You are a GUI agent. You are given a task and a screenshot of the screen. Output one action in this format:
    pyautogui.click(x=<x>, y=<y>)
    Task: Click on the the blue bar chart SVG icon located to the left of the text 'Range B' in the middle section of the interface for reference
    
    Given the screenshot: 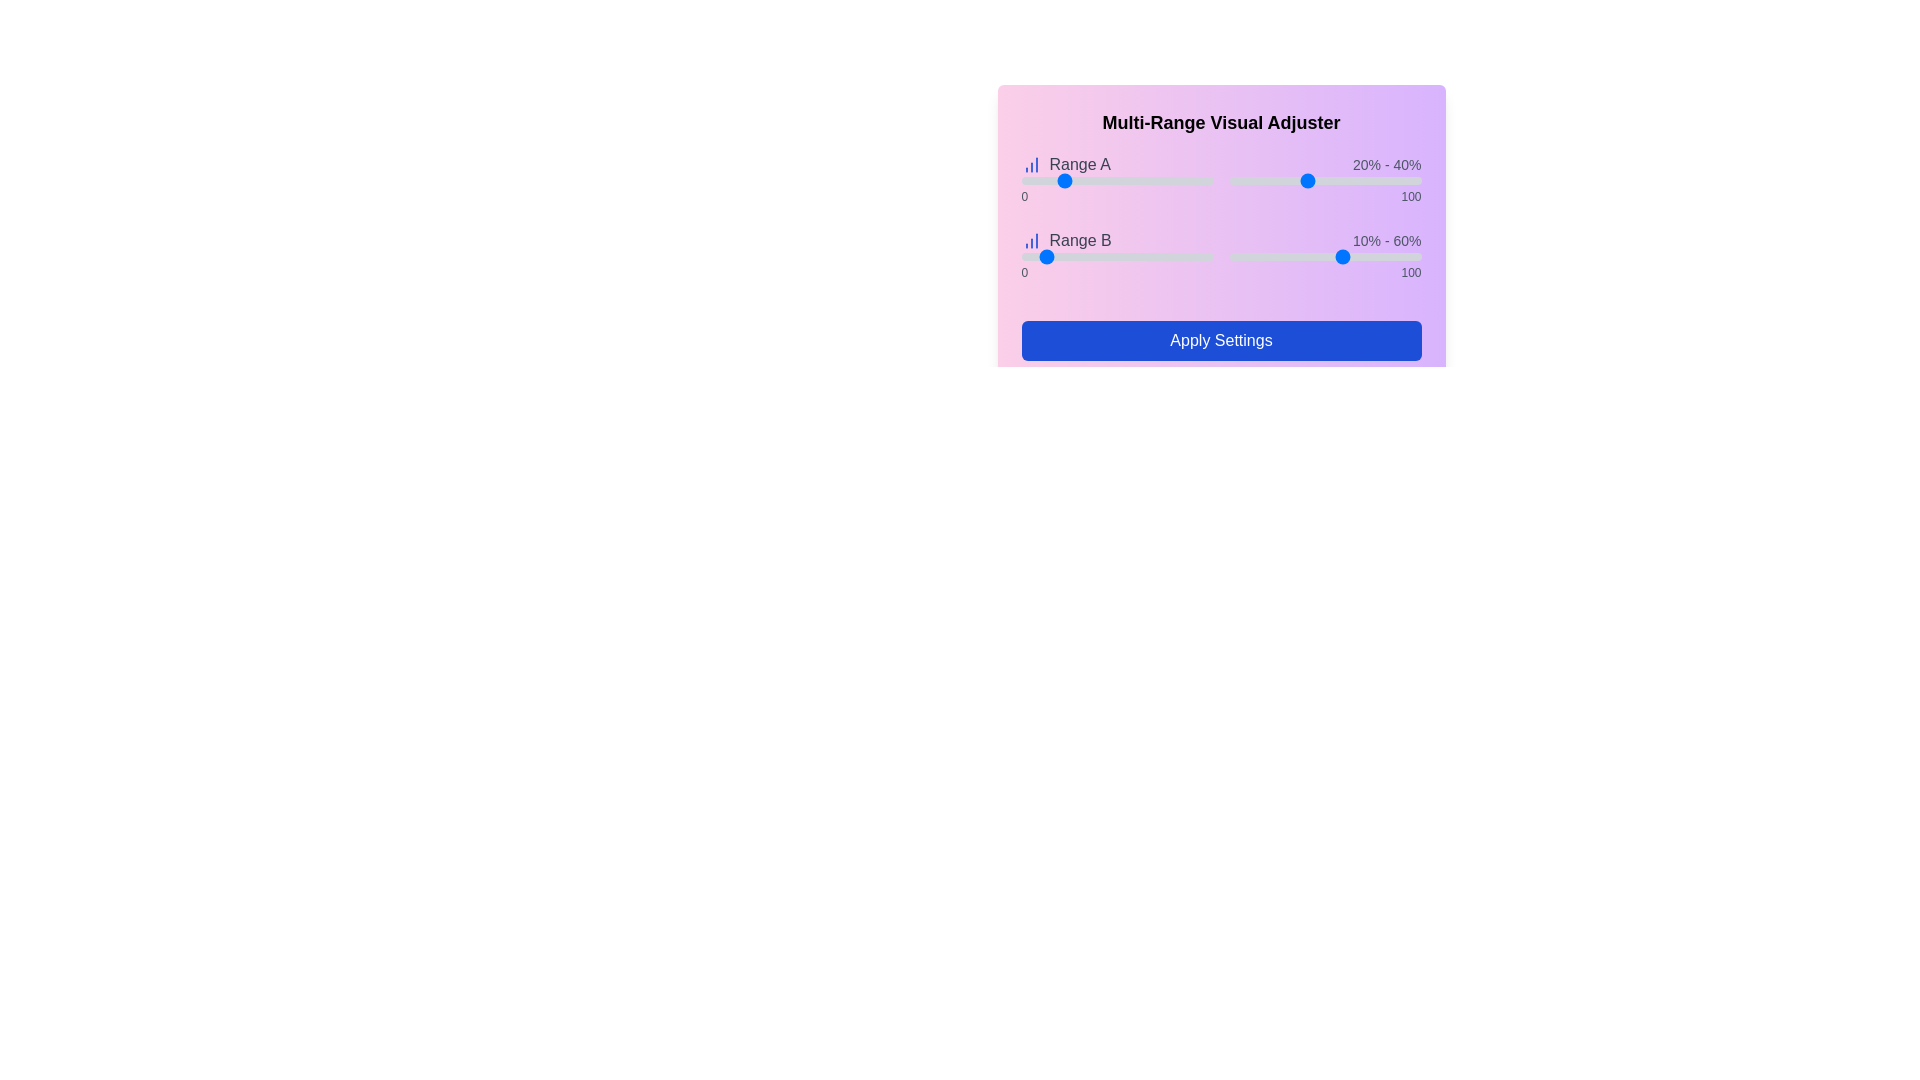 What is the action you would take?
    pyautogui.click(x=1031, y=239)
    